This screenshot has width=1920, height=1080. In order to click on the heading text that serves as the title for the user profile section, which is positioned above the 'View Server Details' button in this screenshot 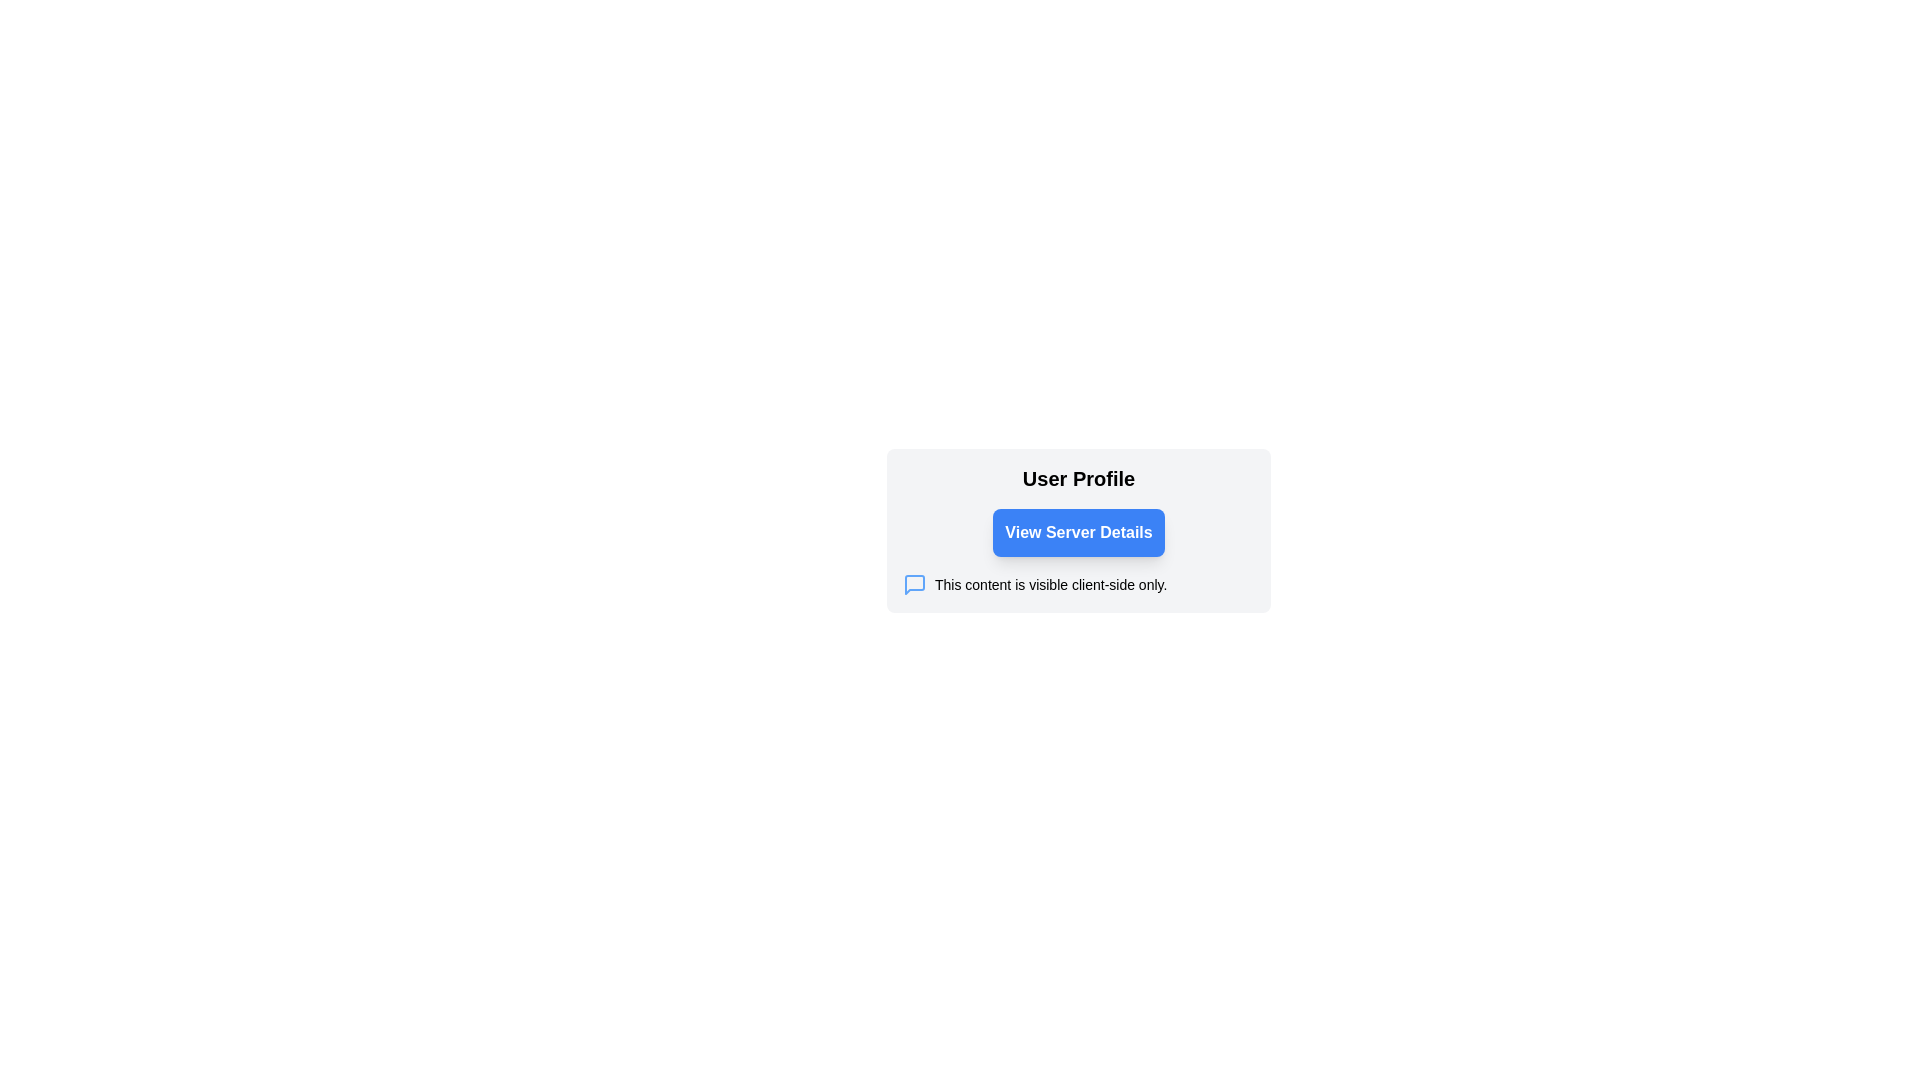, I will do `click(1078, 478)`.